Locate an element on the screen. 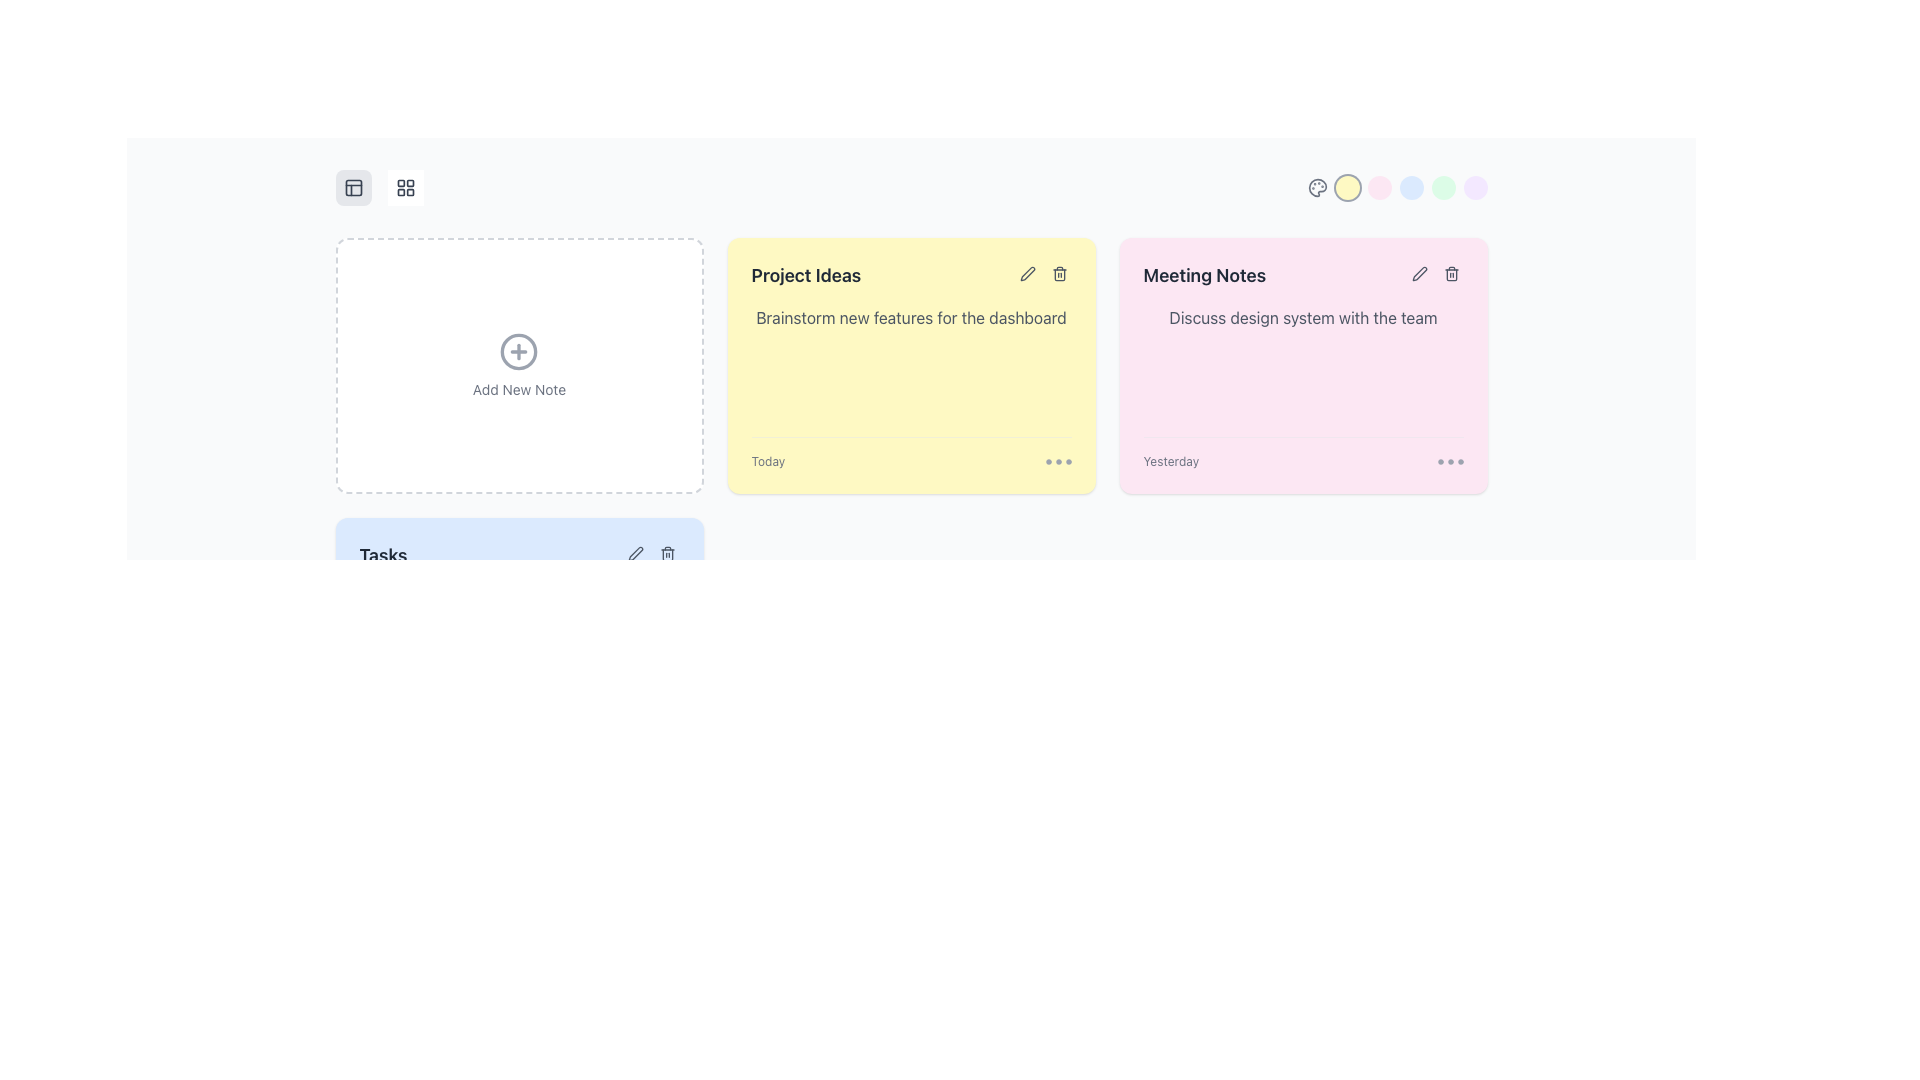 Image resolution: width=1920 pixels, height=1080 pixels. the action button for adding a new note, which is represented by an icon and text within a dashed rectangular area in the left-center portion of the interface is located at coordinates (519, 366).